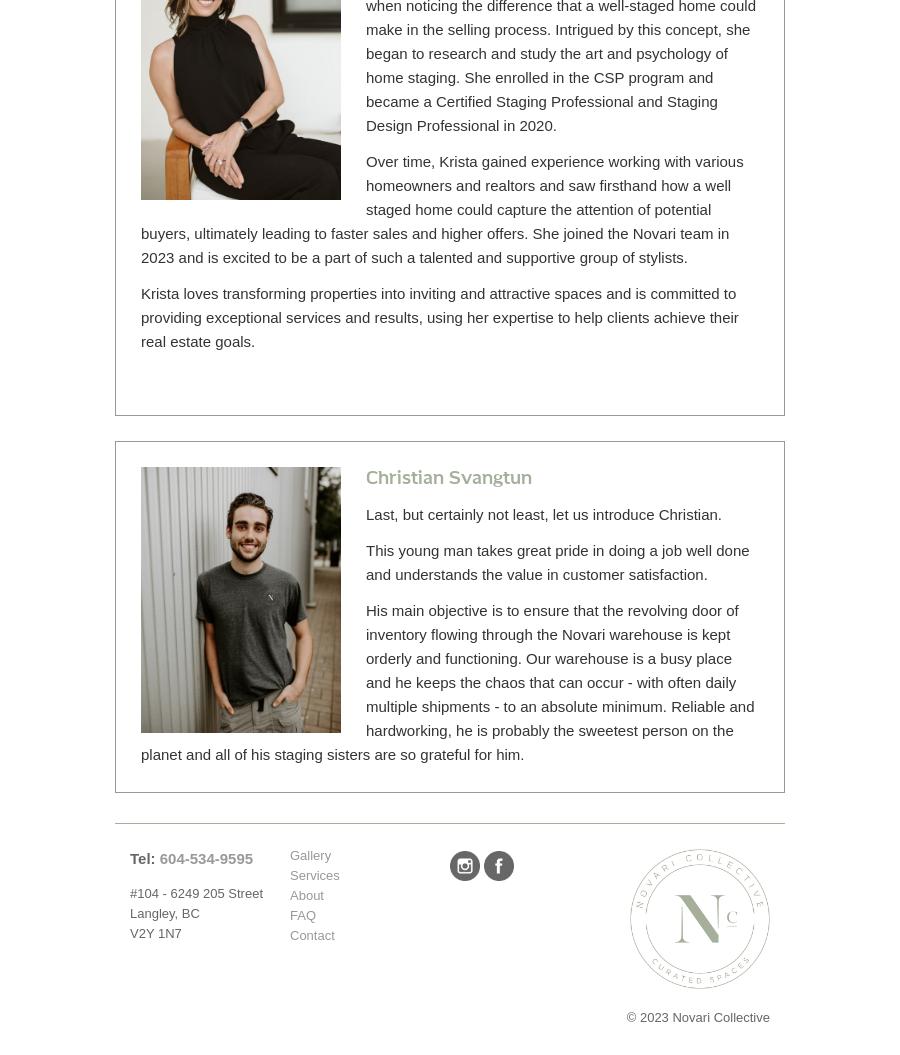  What do you see at coordinates (159, 858) in the screenshot?
I see `'604-534-9595'` at bounding box center [159, 858].